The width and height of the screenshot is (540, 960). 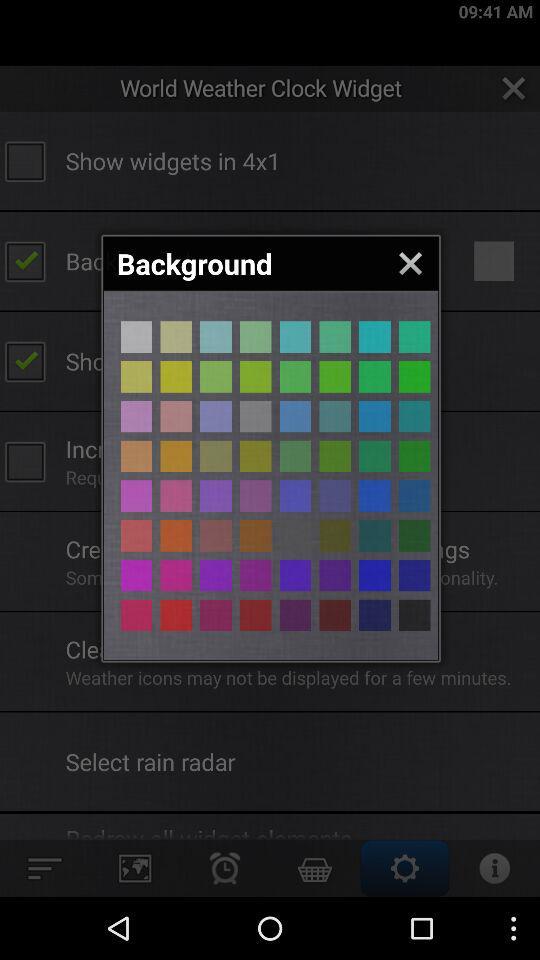 I want to click on coloring page, so click(x=413, y=495).